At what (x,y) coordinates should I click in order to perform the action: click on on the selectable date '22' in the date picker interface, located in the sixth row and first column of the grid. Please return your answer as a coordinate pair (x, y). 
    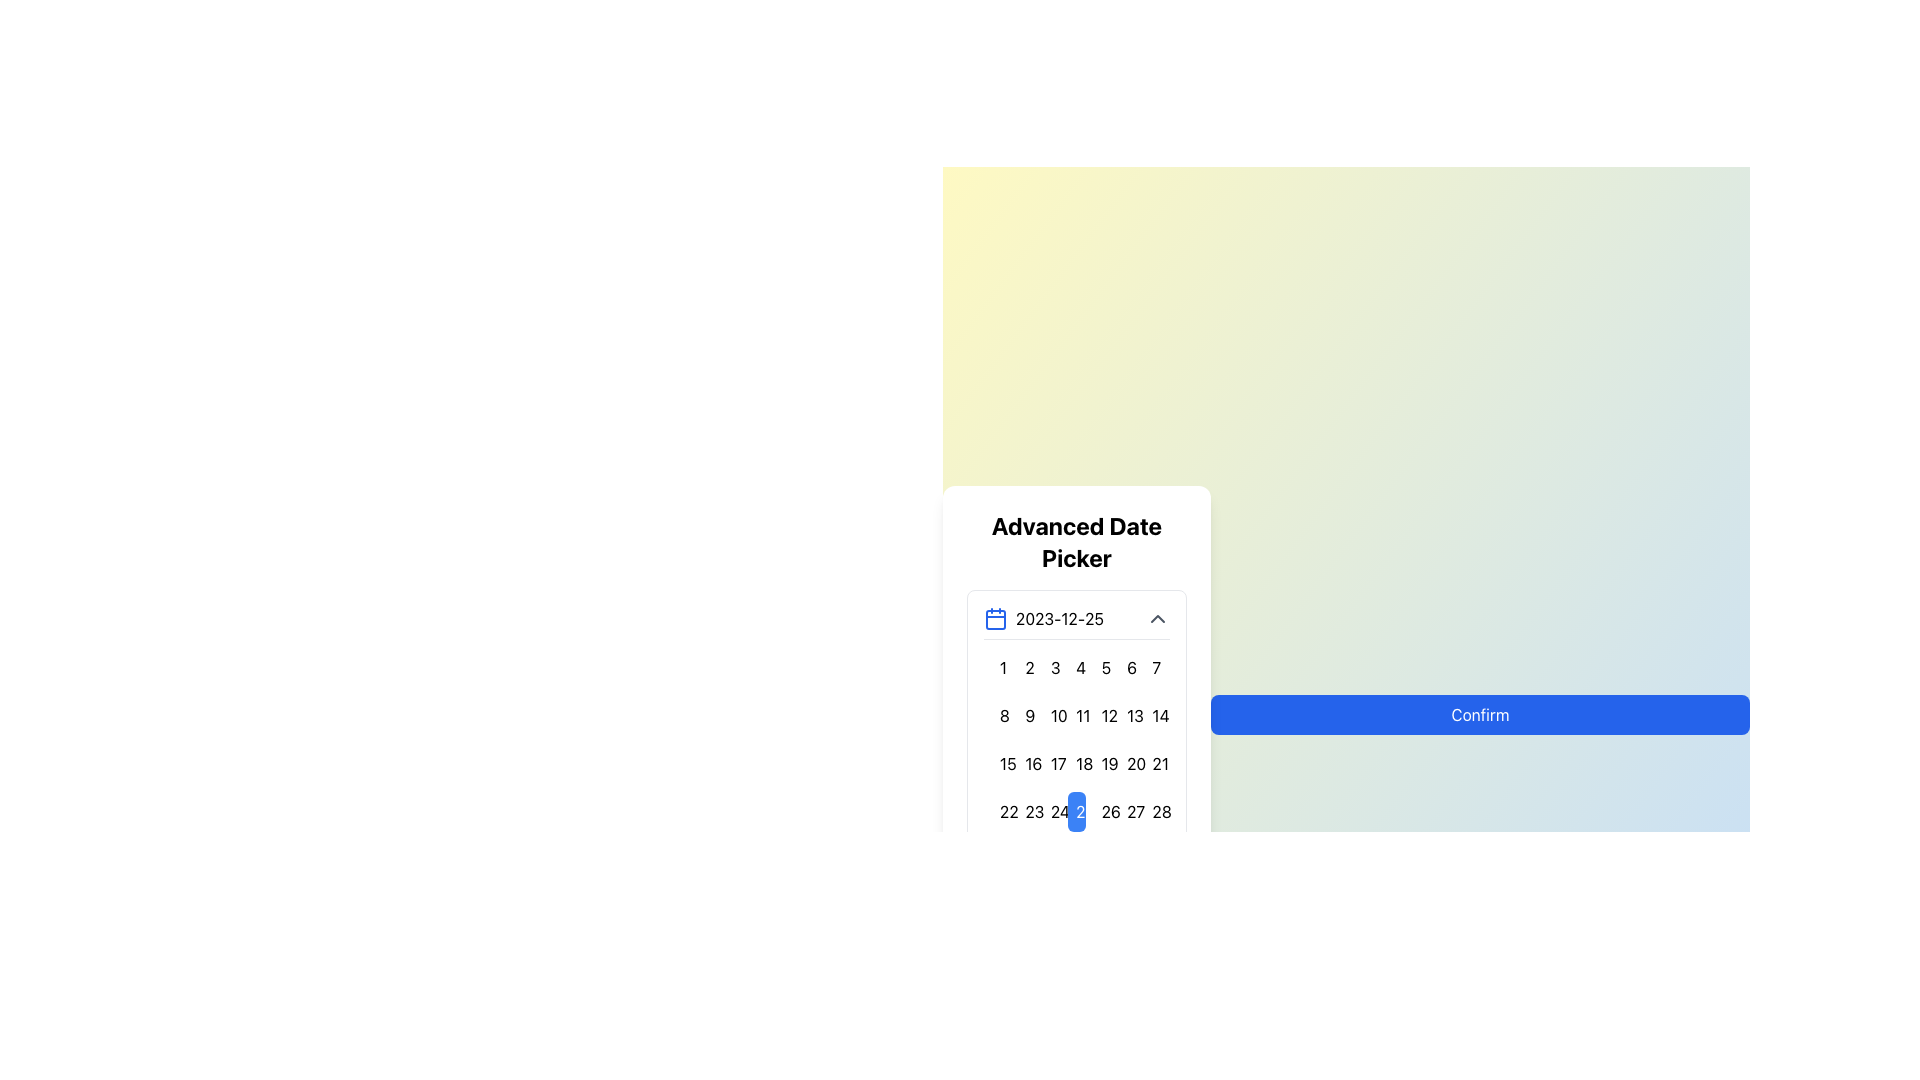
    Looking at the image, I should click on (999, 810).